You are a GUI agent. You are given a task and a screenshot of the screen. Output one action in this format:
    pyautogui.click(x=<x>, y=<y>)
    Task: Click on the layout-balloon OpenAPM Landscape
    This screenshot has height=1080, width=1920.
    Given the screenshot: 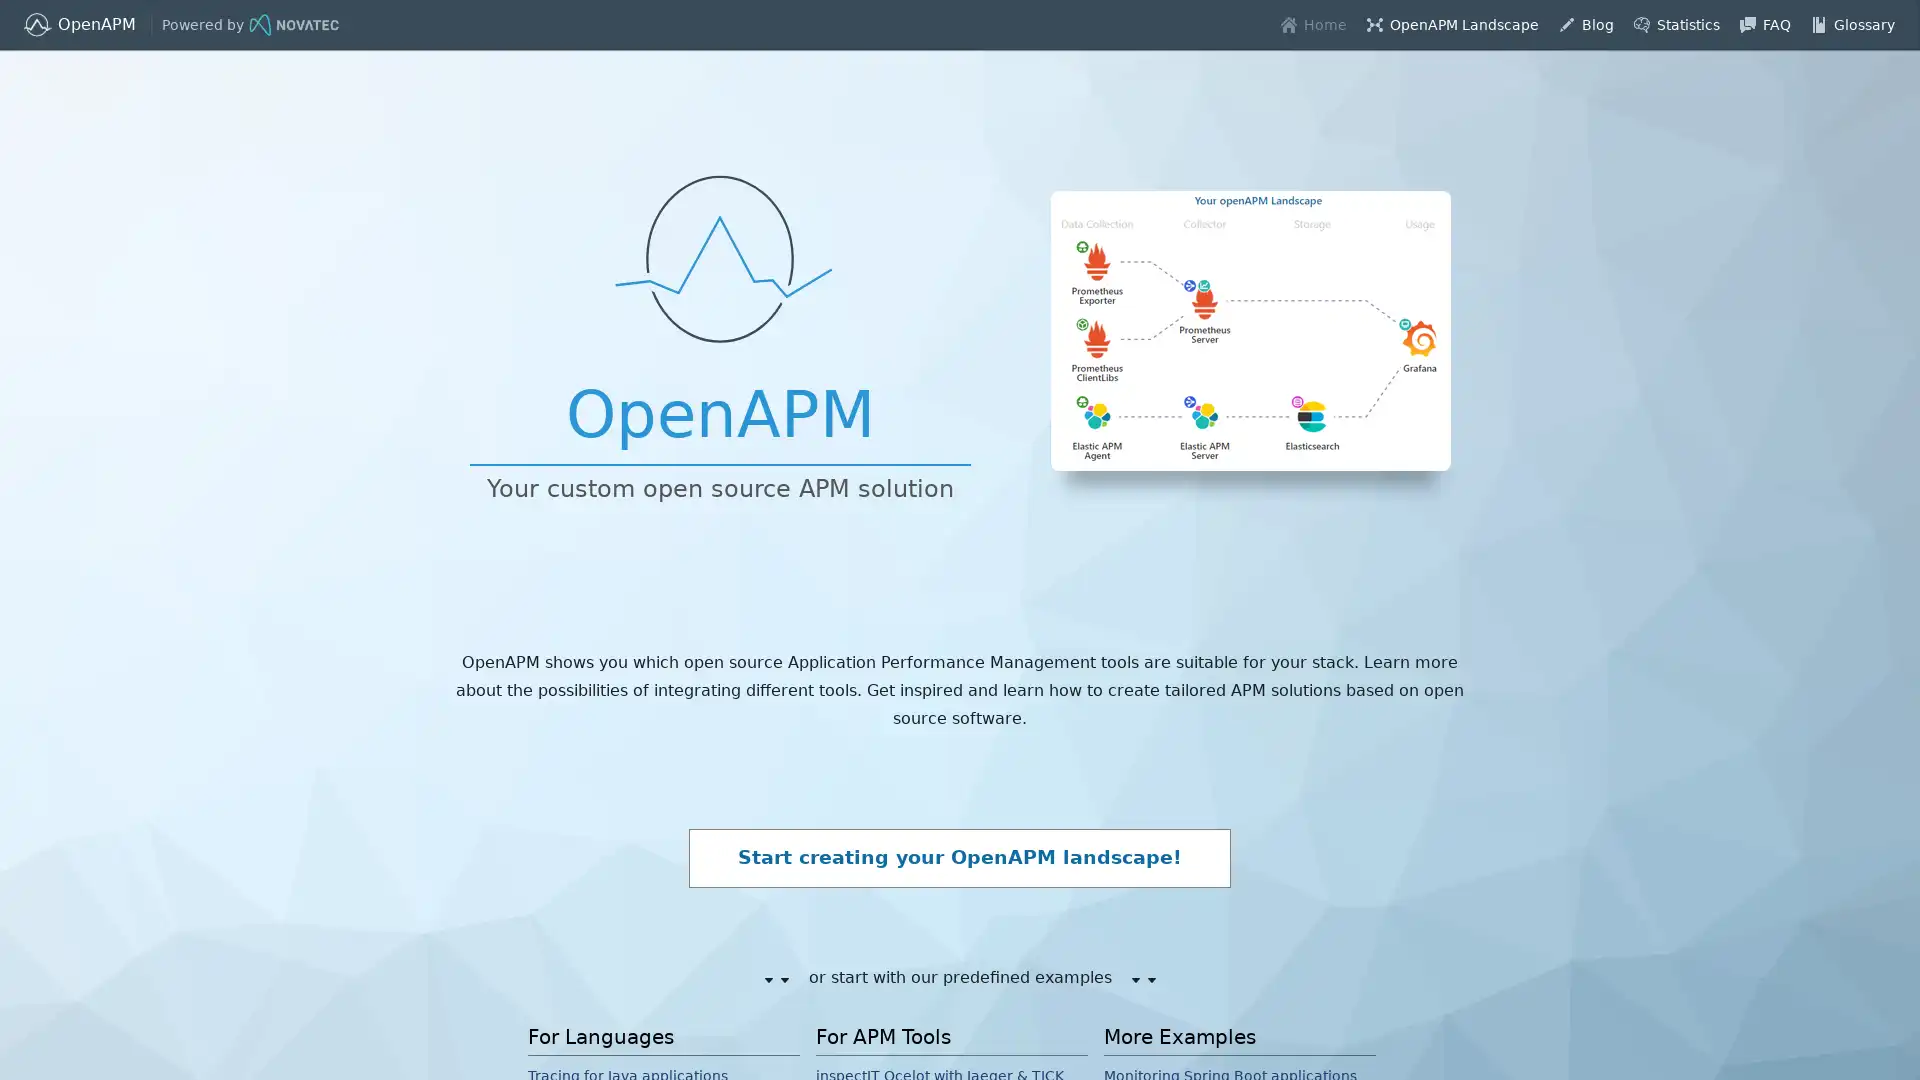 What is the action you would take?
    pyautogui.click(x=1453, y=24)
    